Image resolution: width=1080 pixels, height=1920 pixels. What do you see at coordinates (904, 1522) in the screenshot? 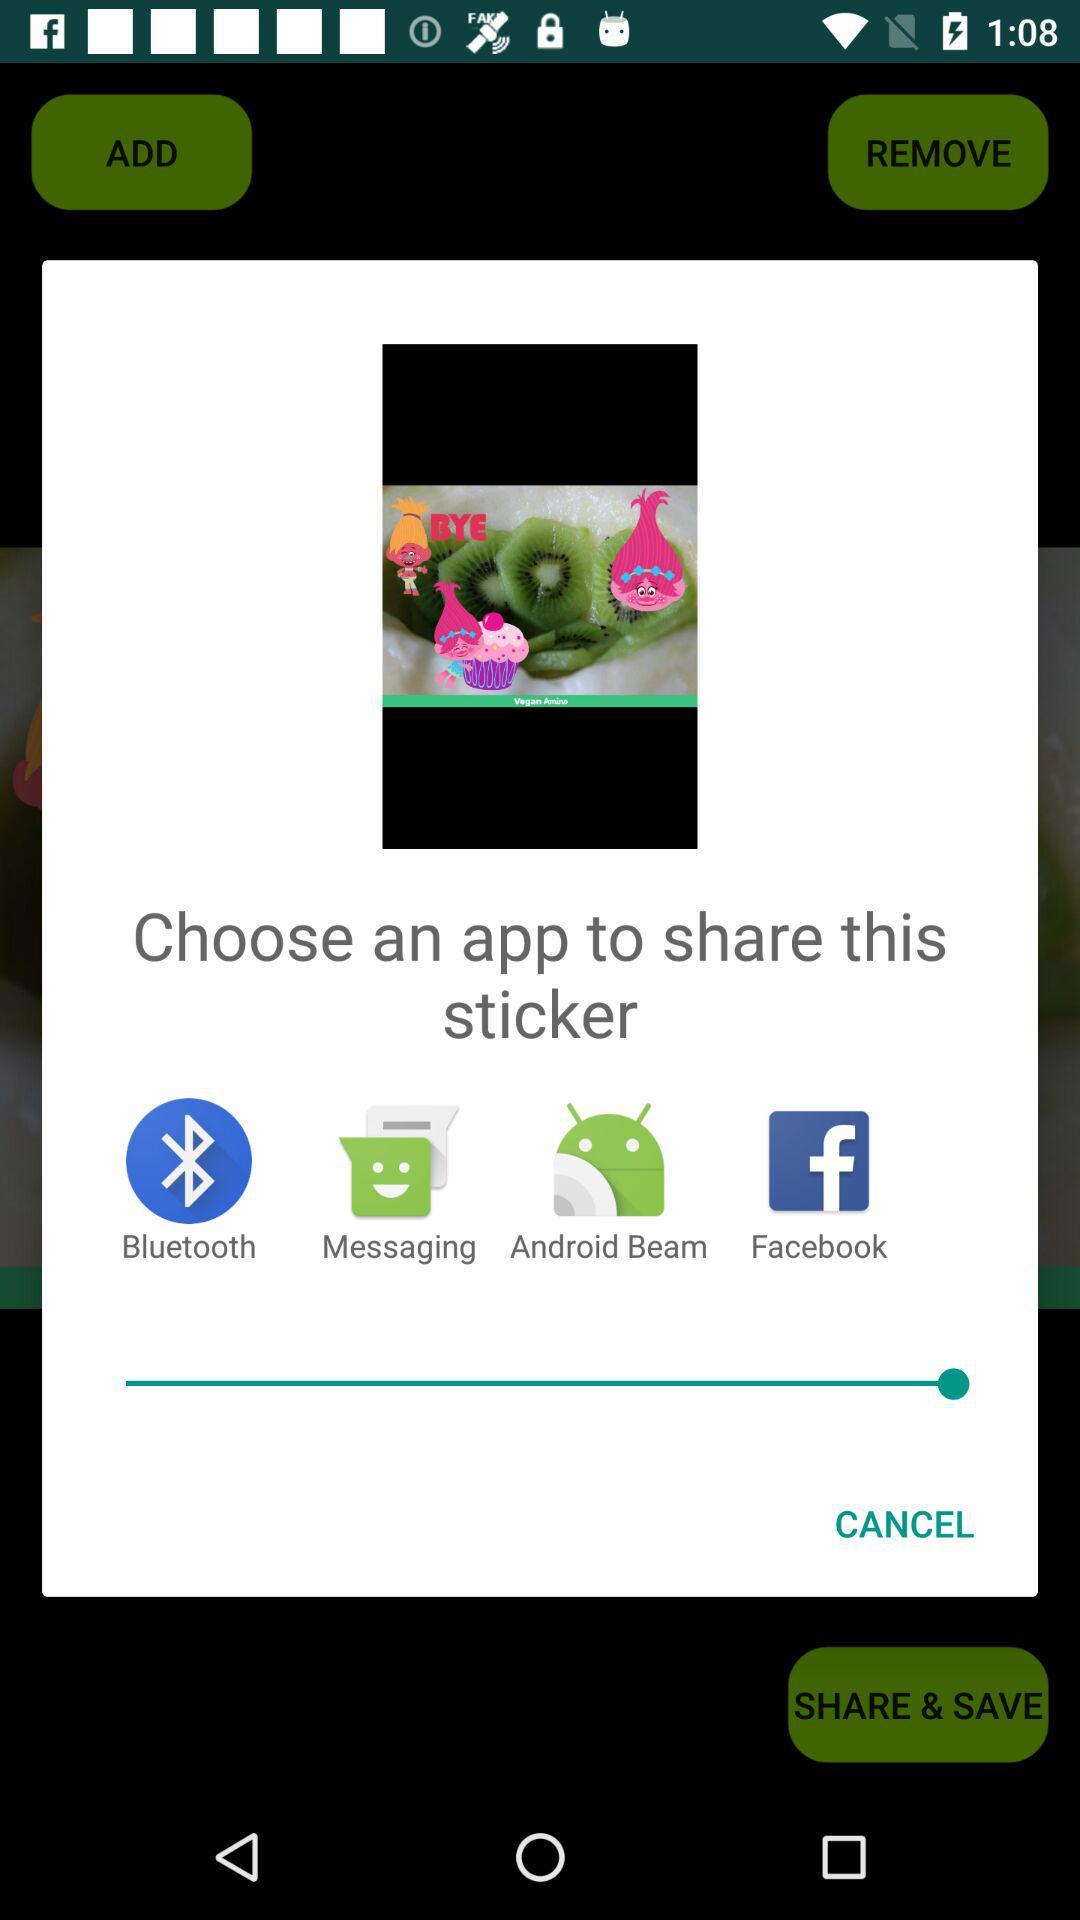
I see `cancel item` at bounding box center [904, 1522].